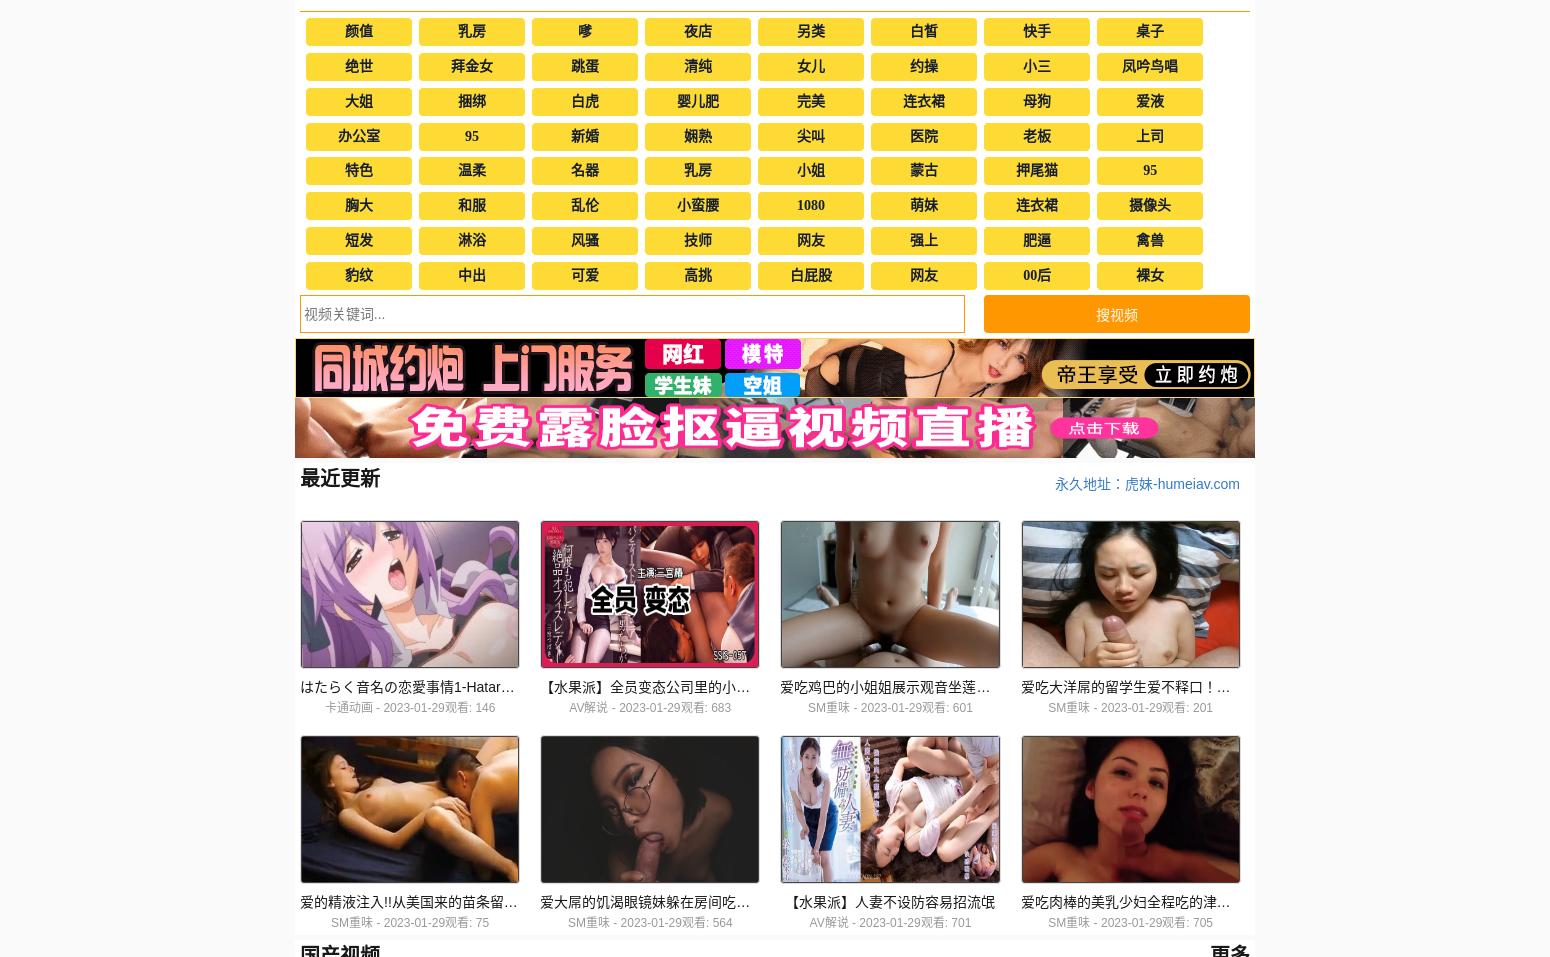 Image resolution: width=1550 pixels, height=957 pixels. What do you see at coordinates (620, 923) in the screenshot?
I see `'2023-01-29观看: 564'` at bounding box center [620, 923].